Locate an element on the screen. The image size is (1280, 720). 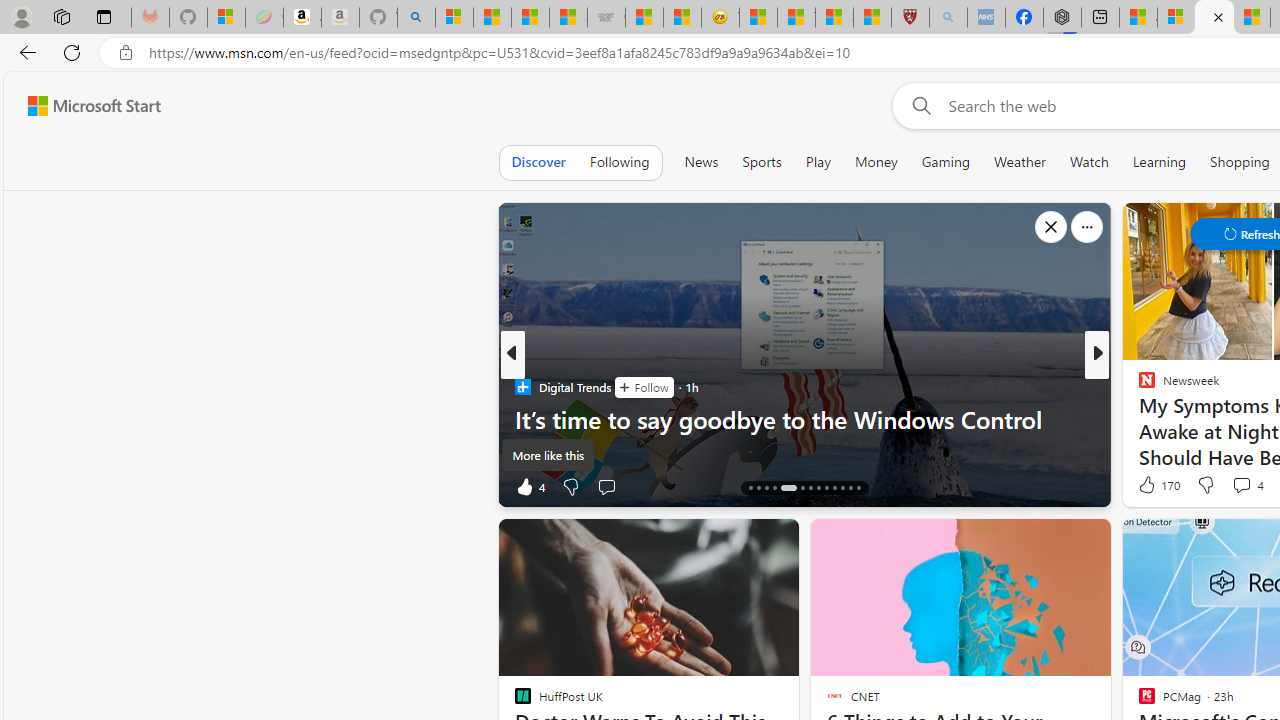
'104 Like' is located at coordinates (1152, 486).